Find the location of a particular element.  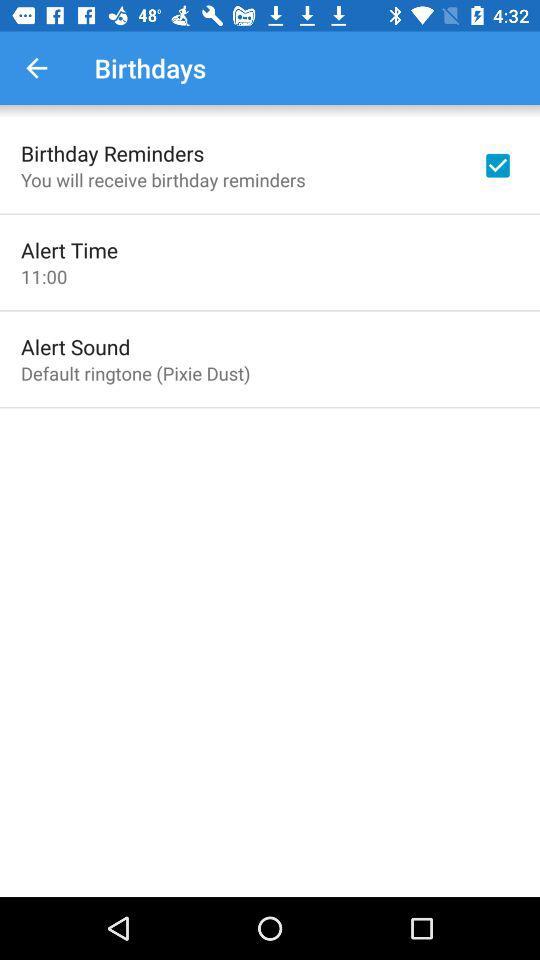

icon below the birthday reminders item is located at coordinates (162, 179).